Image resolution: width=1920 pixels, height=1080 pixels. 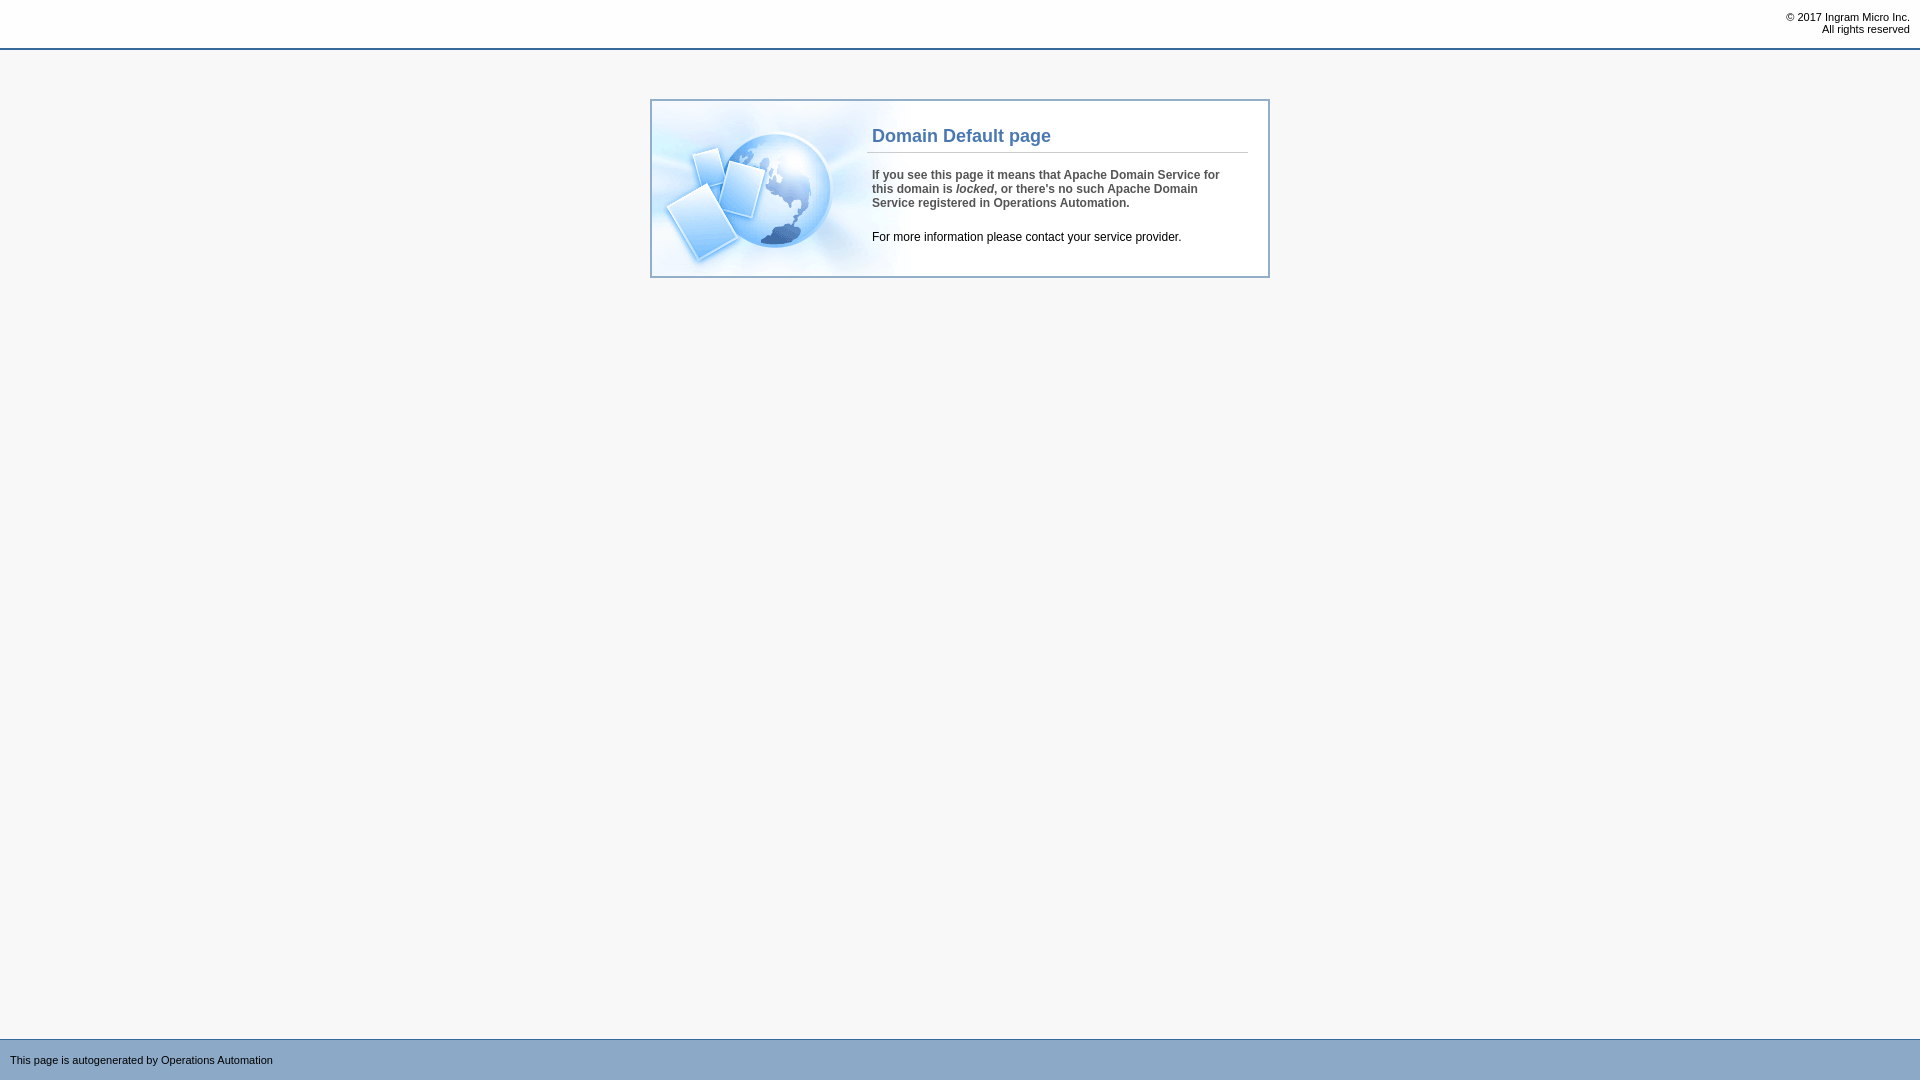 I want to click on 'Operations Automation', so click(x=52, y=24).